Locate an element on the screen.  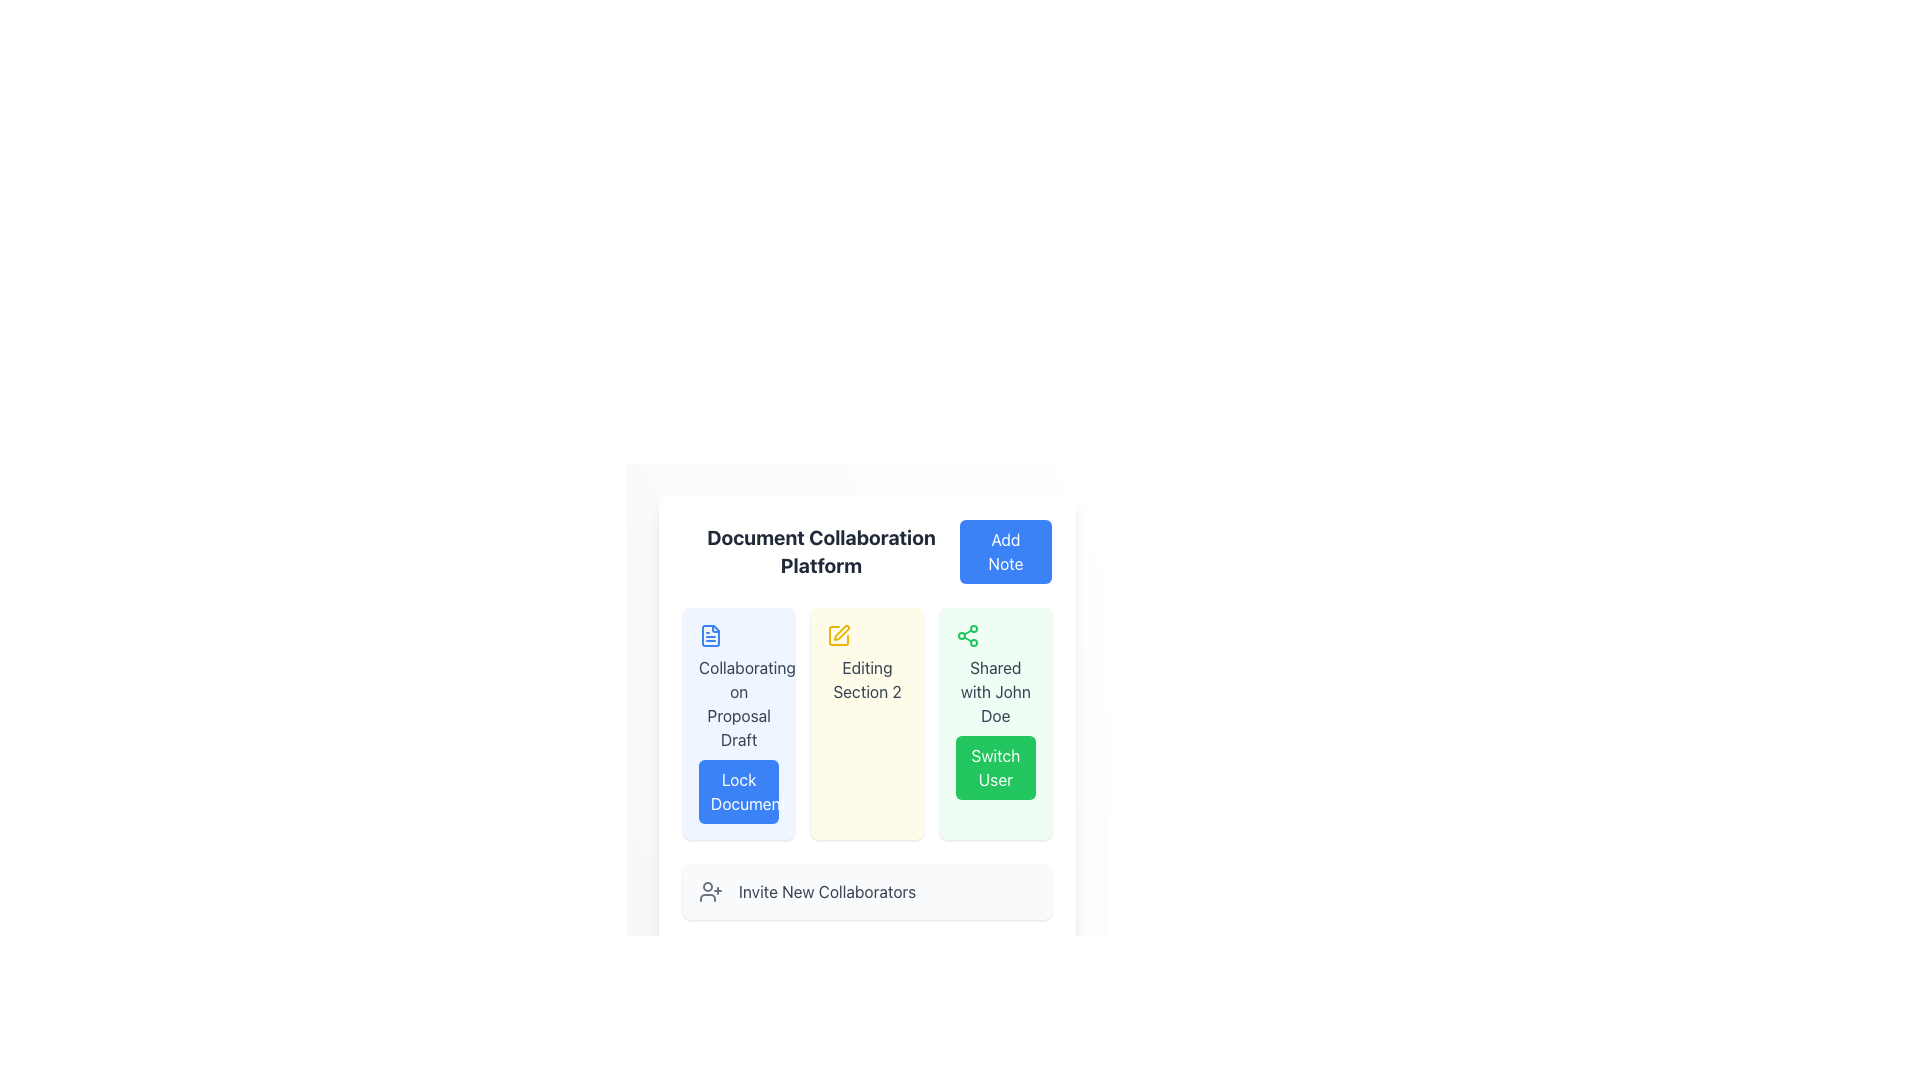
the 'Add Note' button, which is a rectangular button with a blue background and rounded corners, located at the top-right corner of the 'Document Collaboration Platform' section is located at coordinates (1005, 551).